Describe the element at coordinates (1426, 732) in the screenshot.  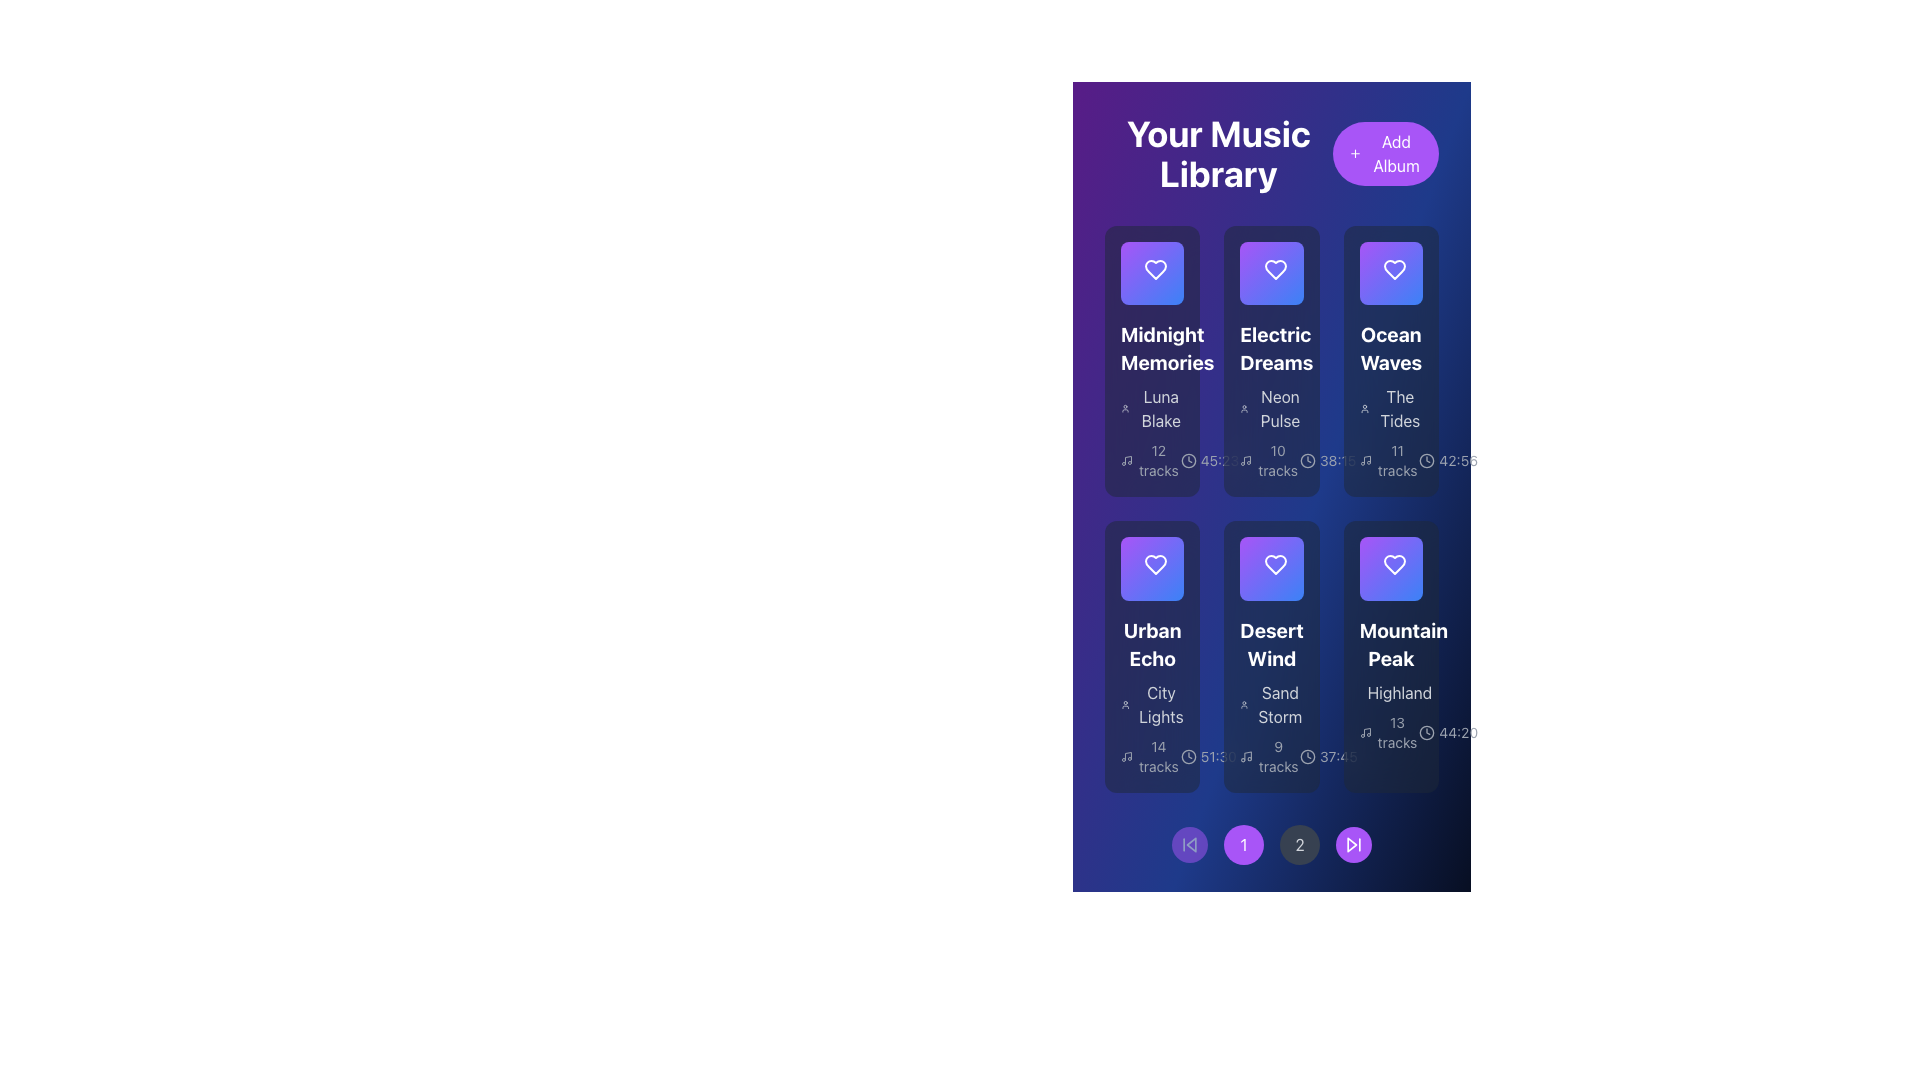
I see `the decorative SVG circle that is styled as part of the clock icon located at the bottom-right corner of the 'Mountain Peak' album card` at that location.